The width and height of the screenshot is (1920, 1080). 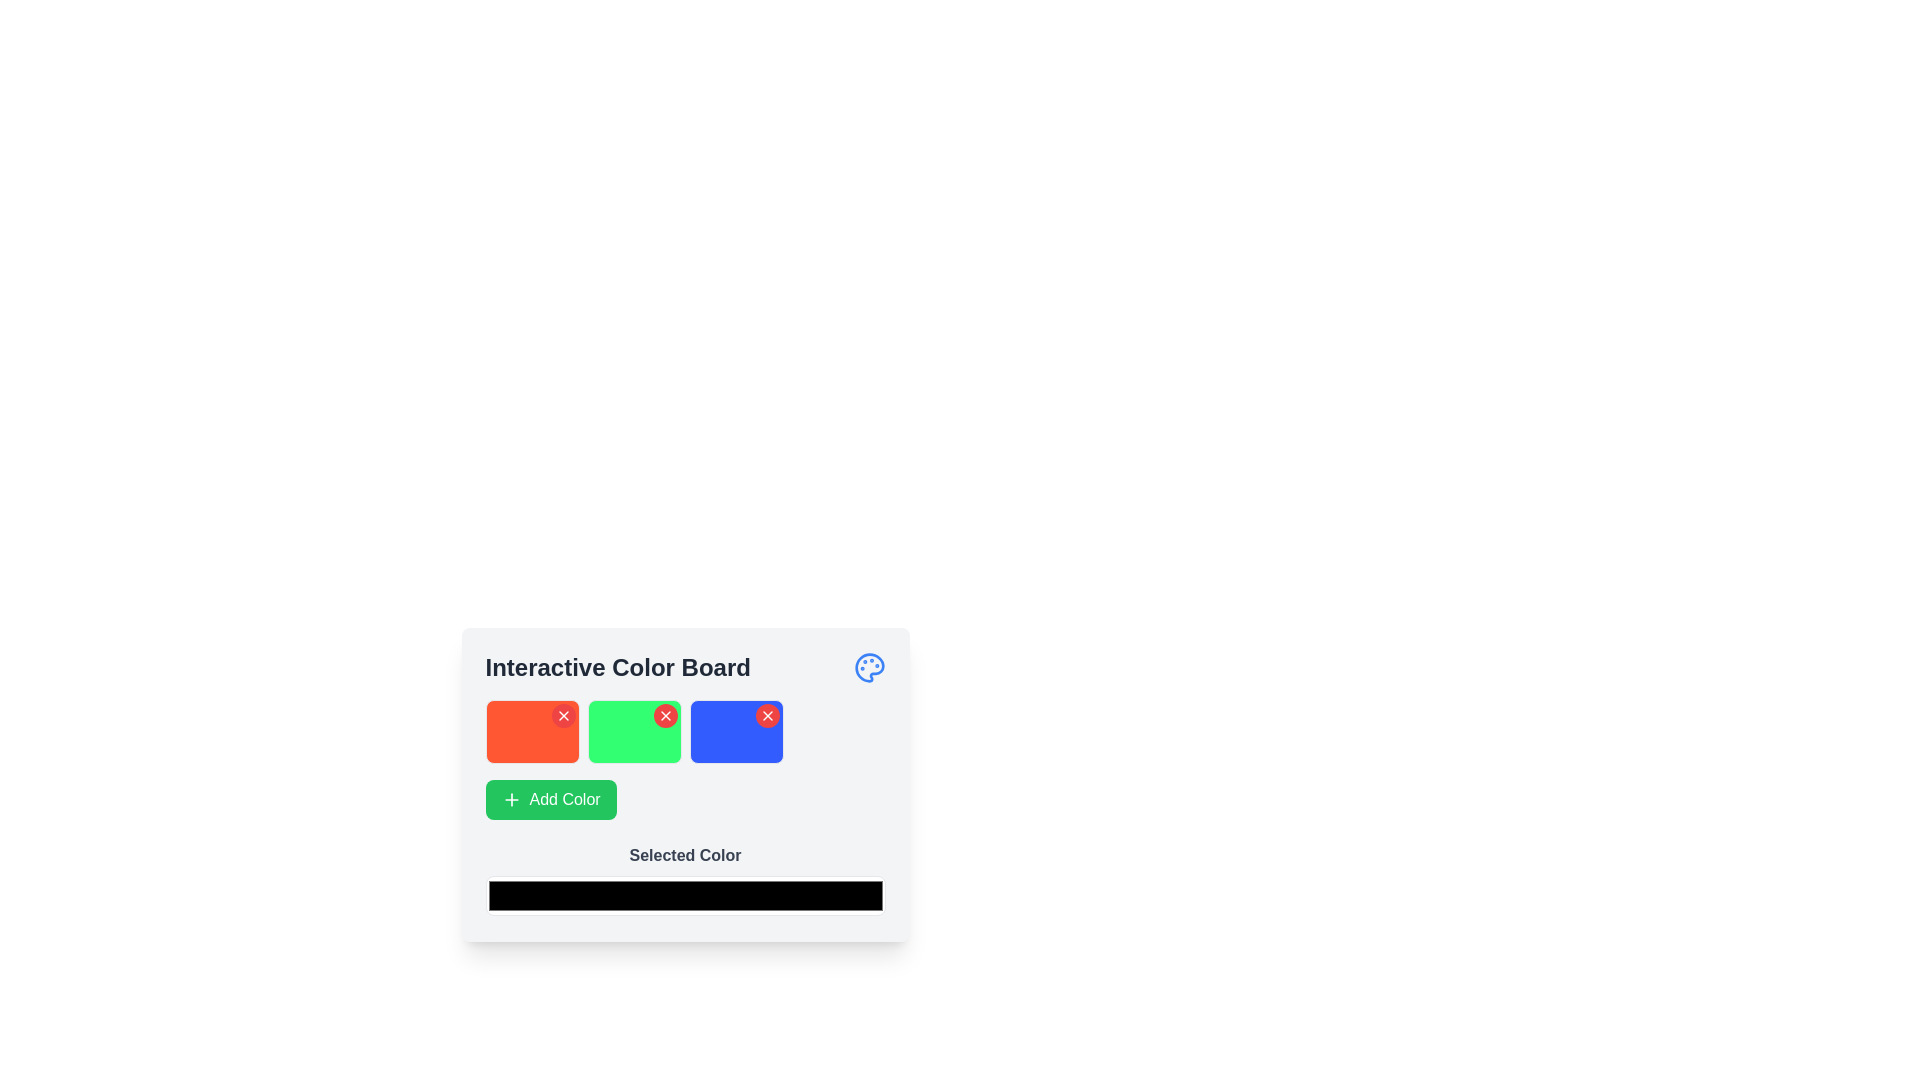 I want to click on the delete button located in the upper right corner of the blue square tile, which is the third tile in a row after an orange and a green tile, so click(x=766, y=715).